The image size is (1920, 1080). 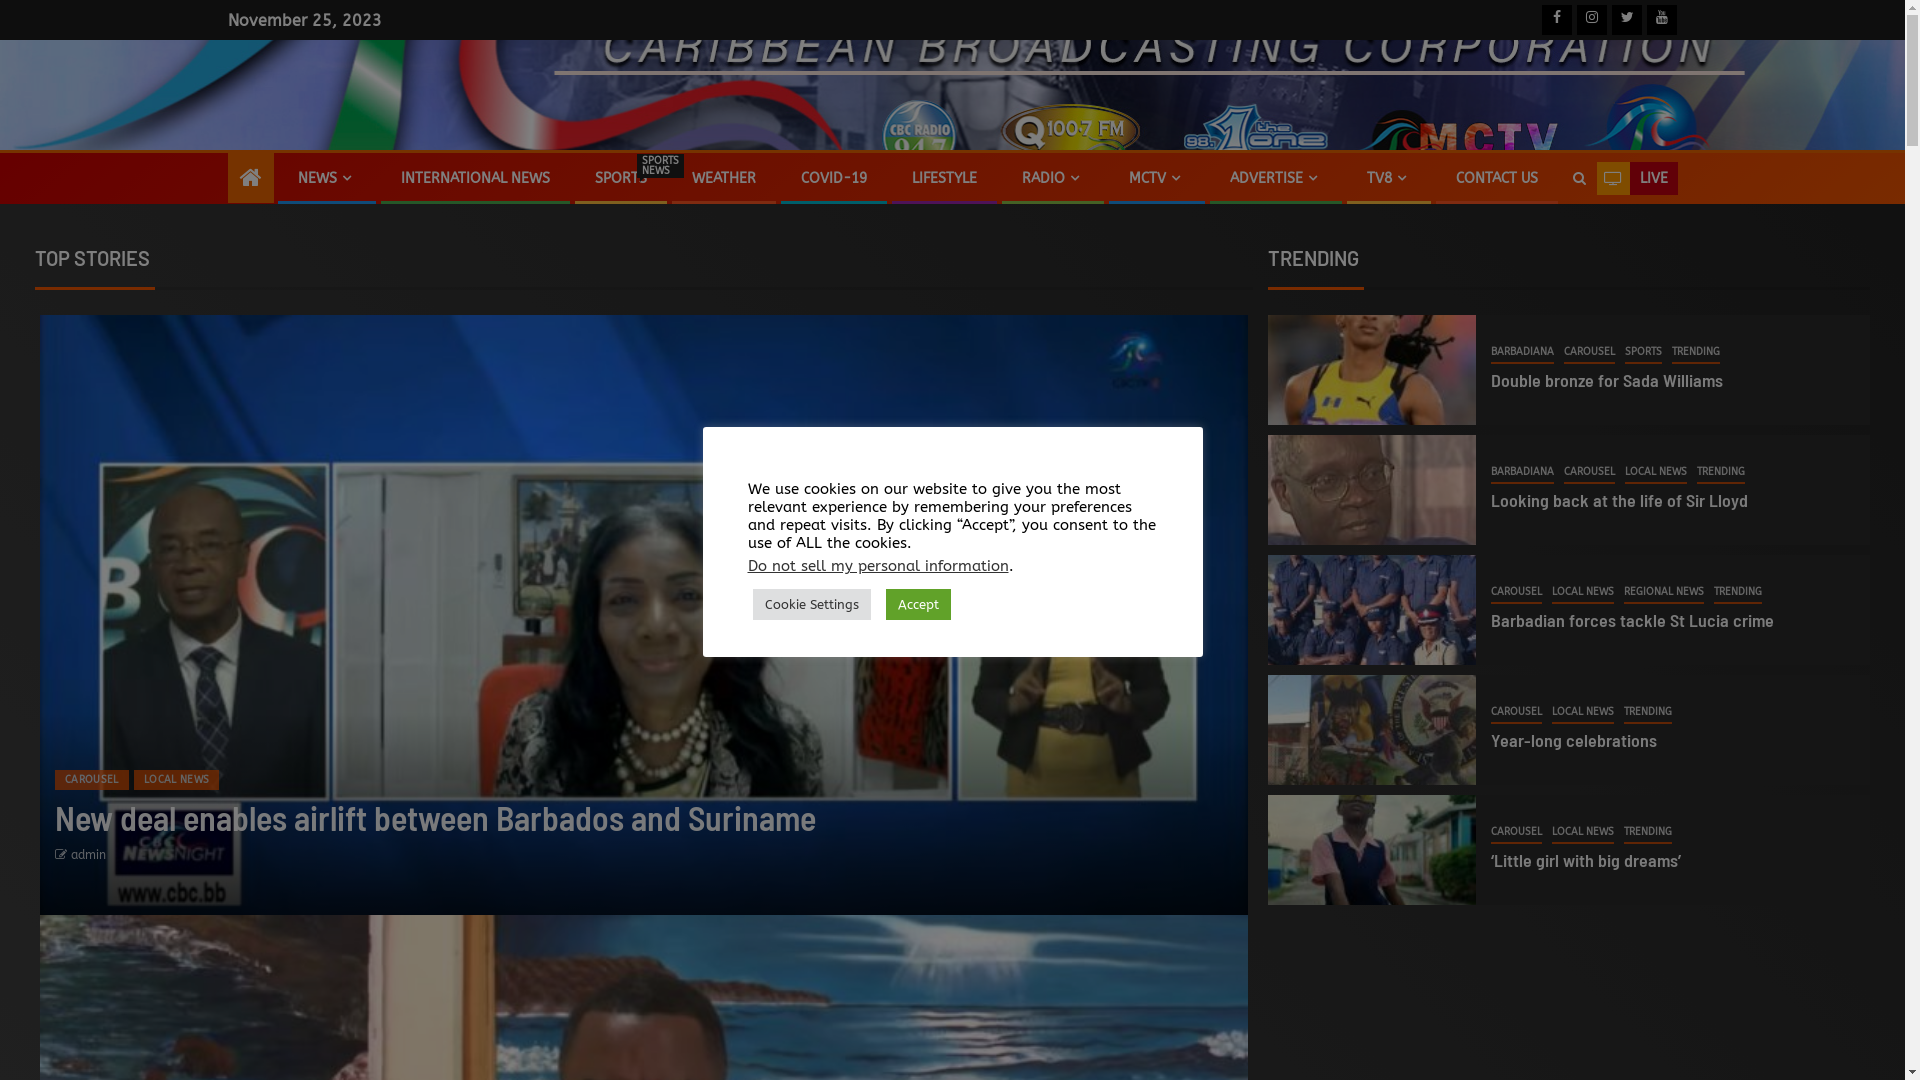 I want to click on 'TRENDING', so click(x=1647, y=712).